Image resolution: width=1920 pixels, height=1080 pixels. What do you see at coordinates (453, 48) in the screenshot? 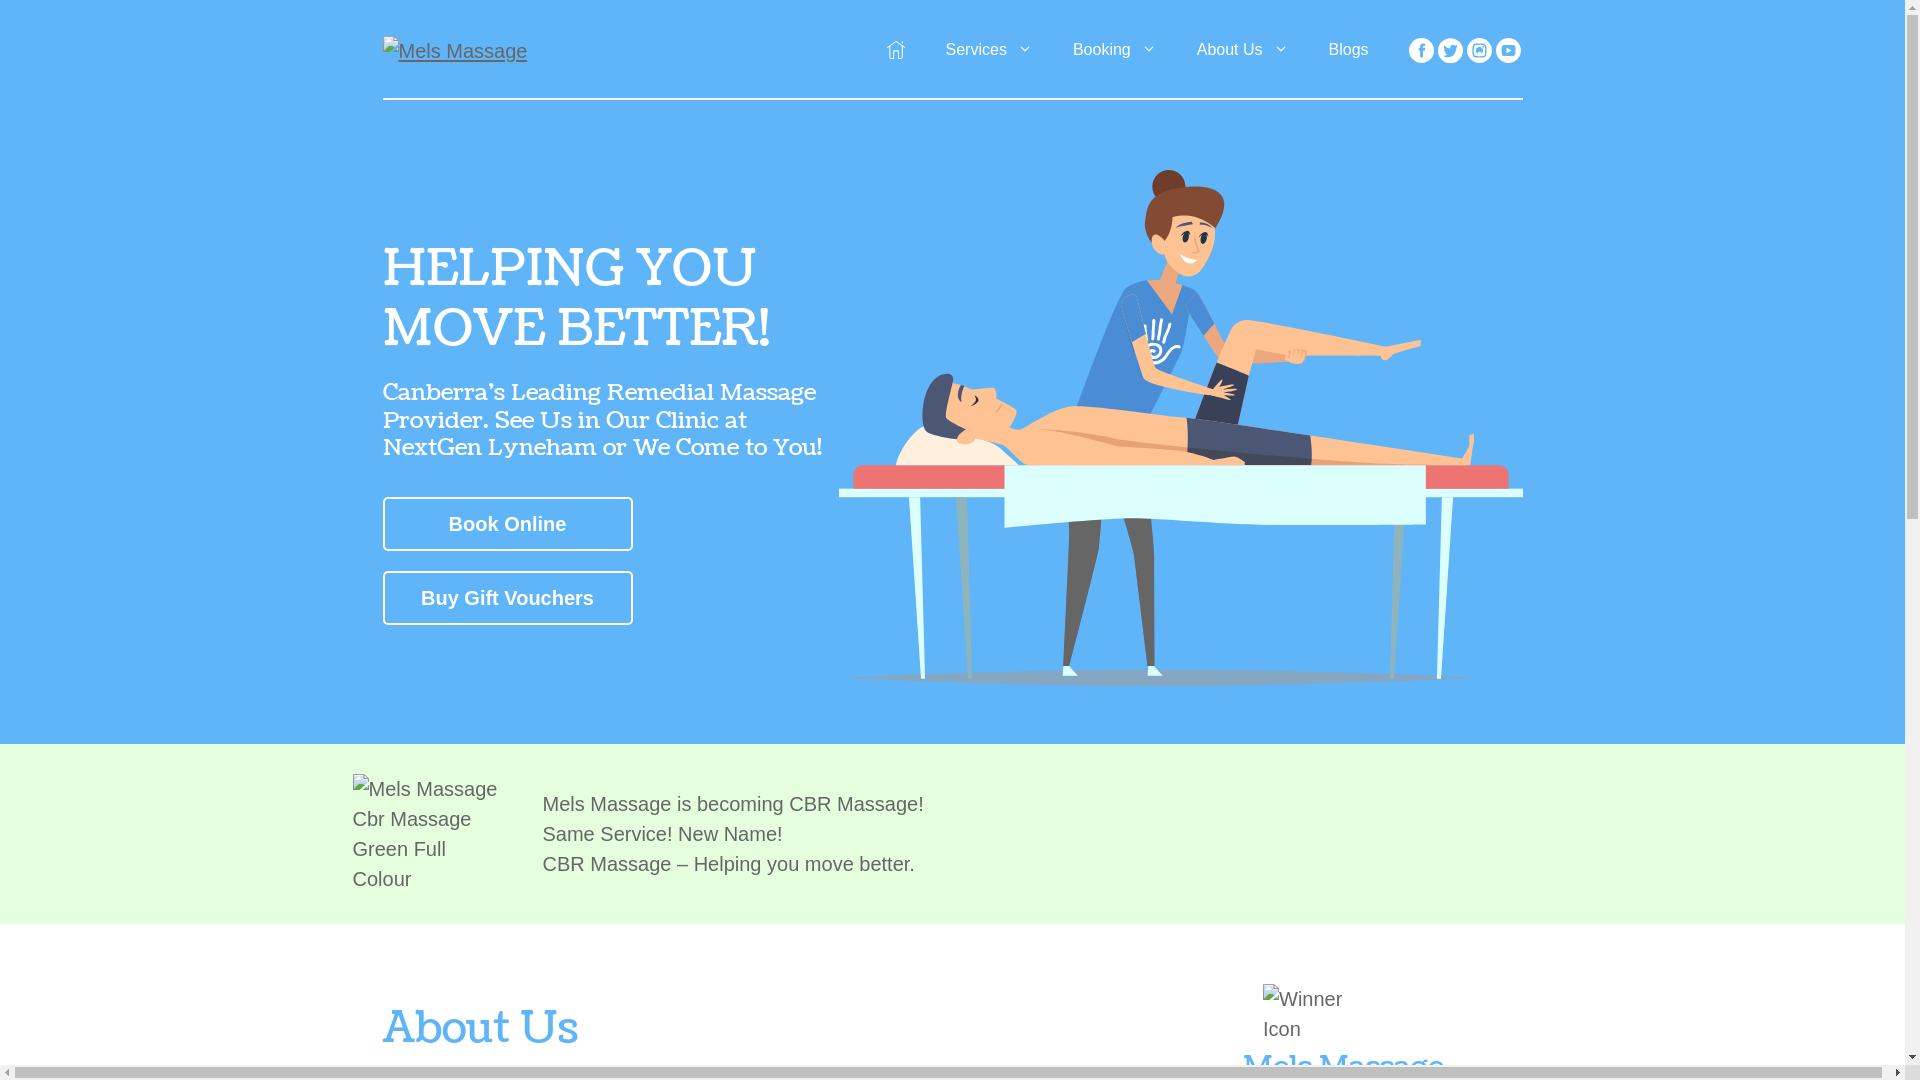
I see `'Mels Massage'` at bounding box center [453, 48].